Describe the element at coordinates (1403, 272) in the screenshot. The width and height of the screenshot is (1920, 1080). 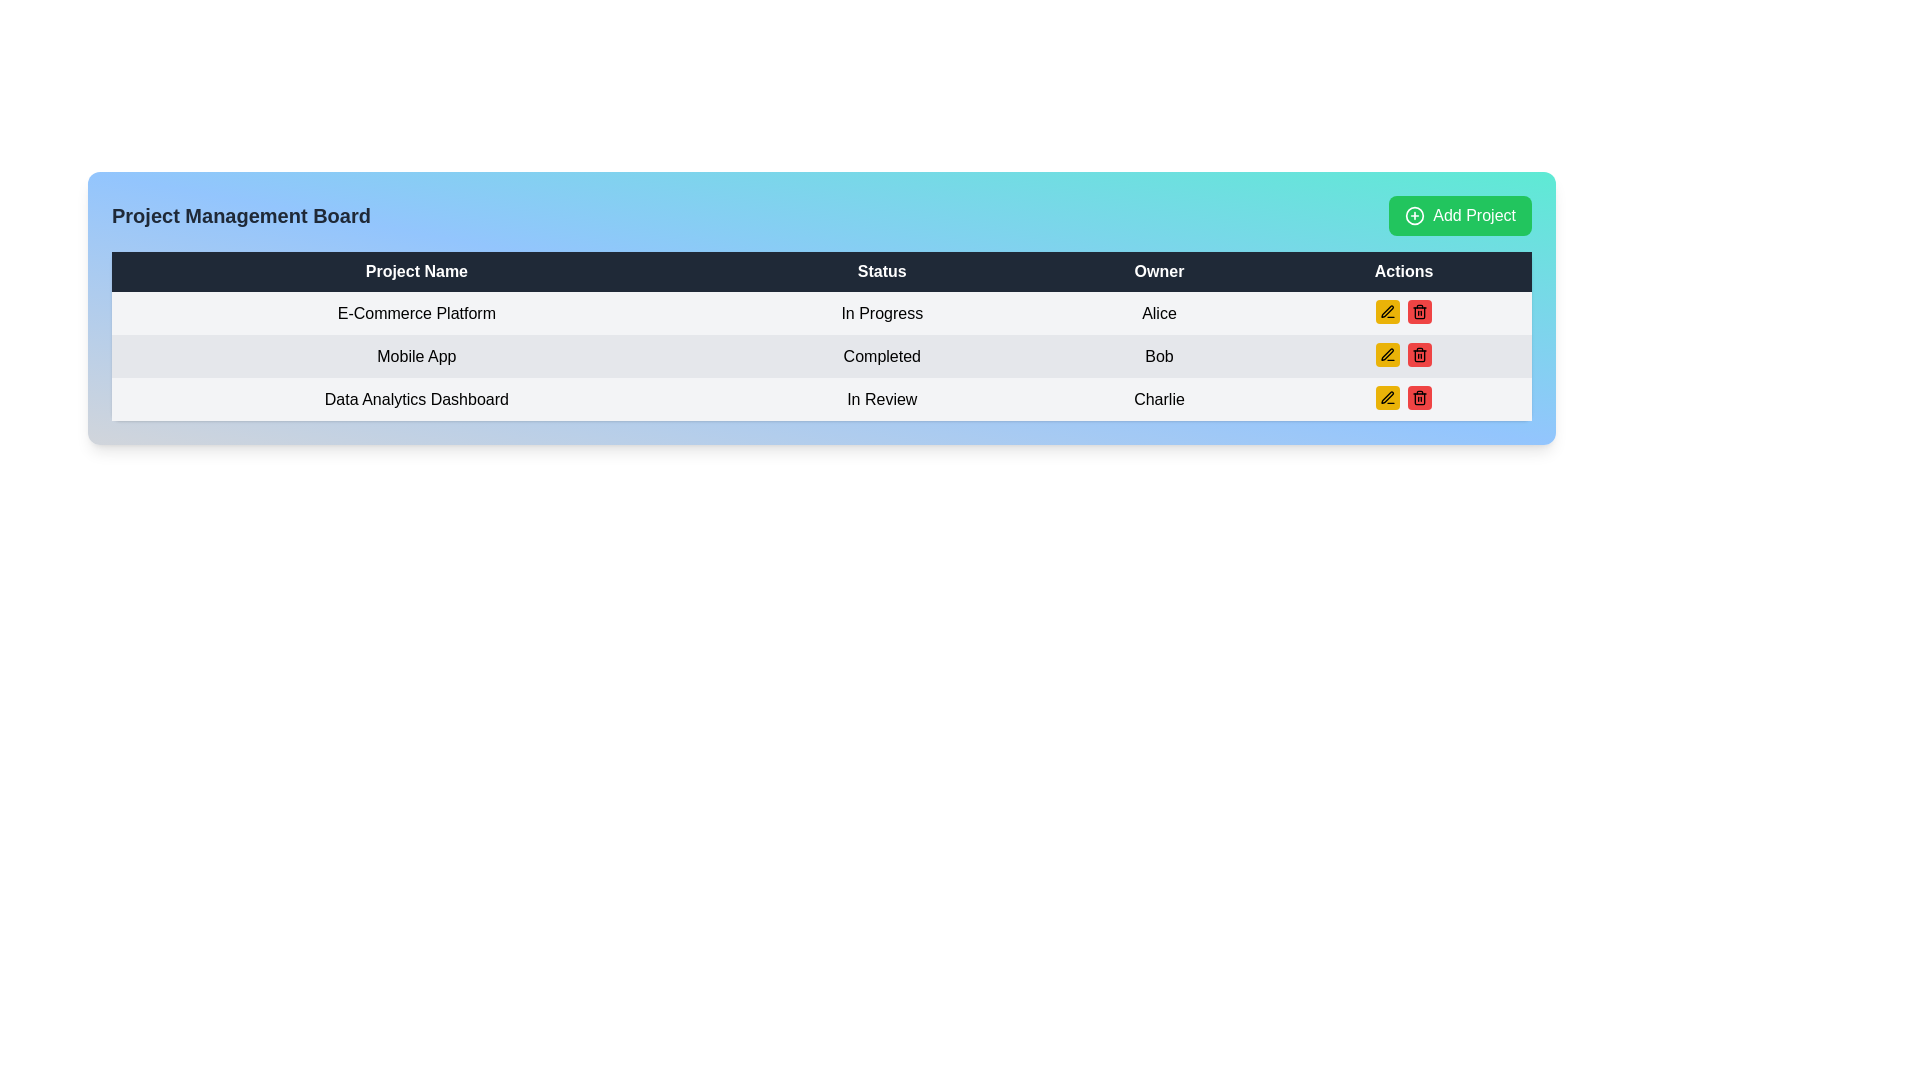
I see `the text label that displays 'Actions', located at the far-right section of the header row of the table` at that location.